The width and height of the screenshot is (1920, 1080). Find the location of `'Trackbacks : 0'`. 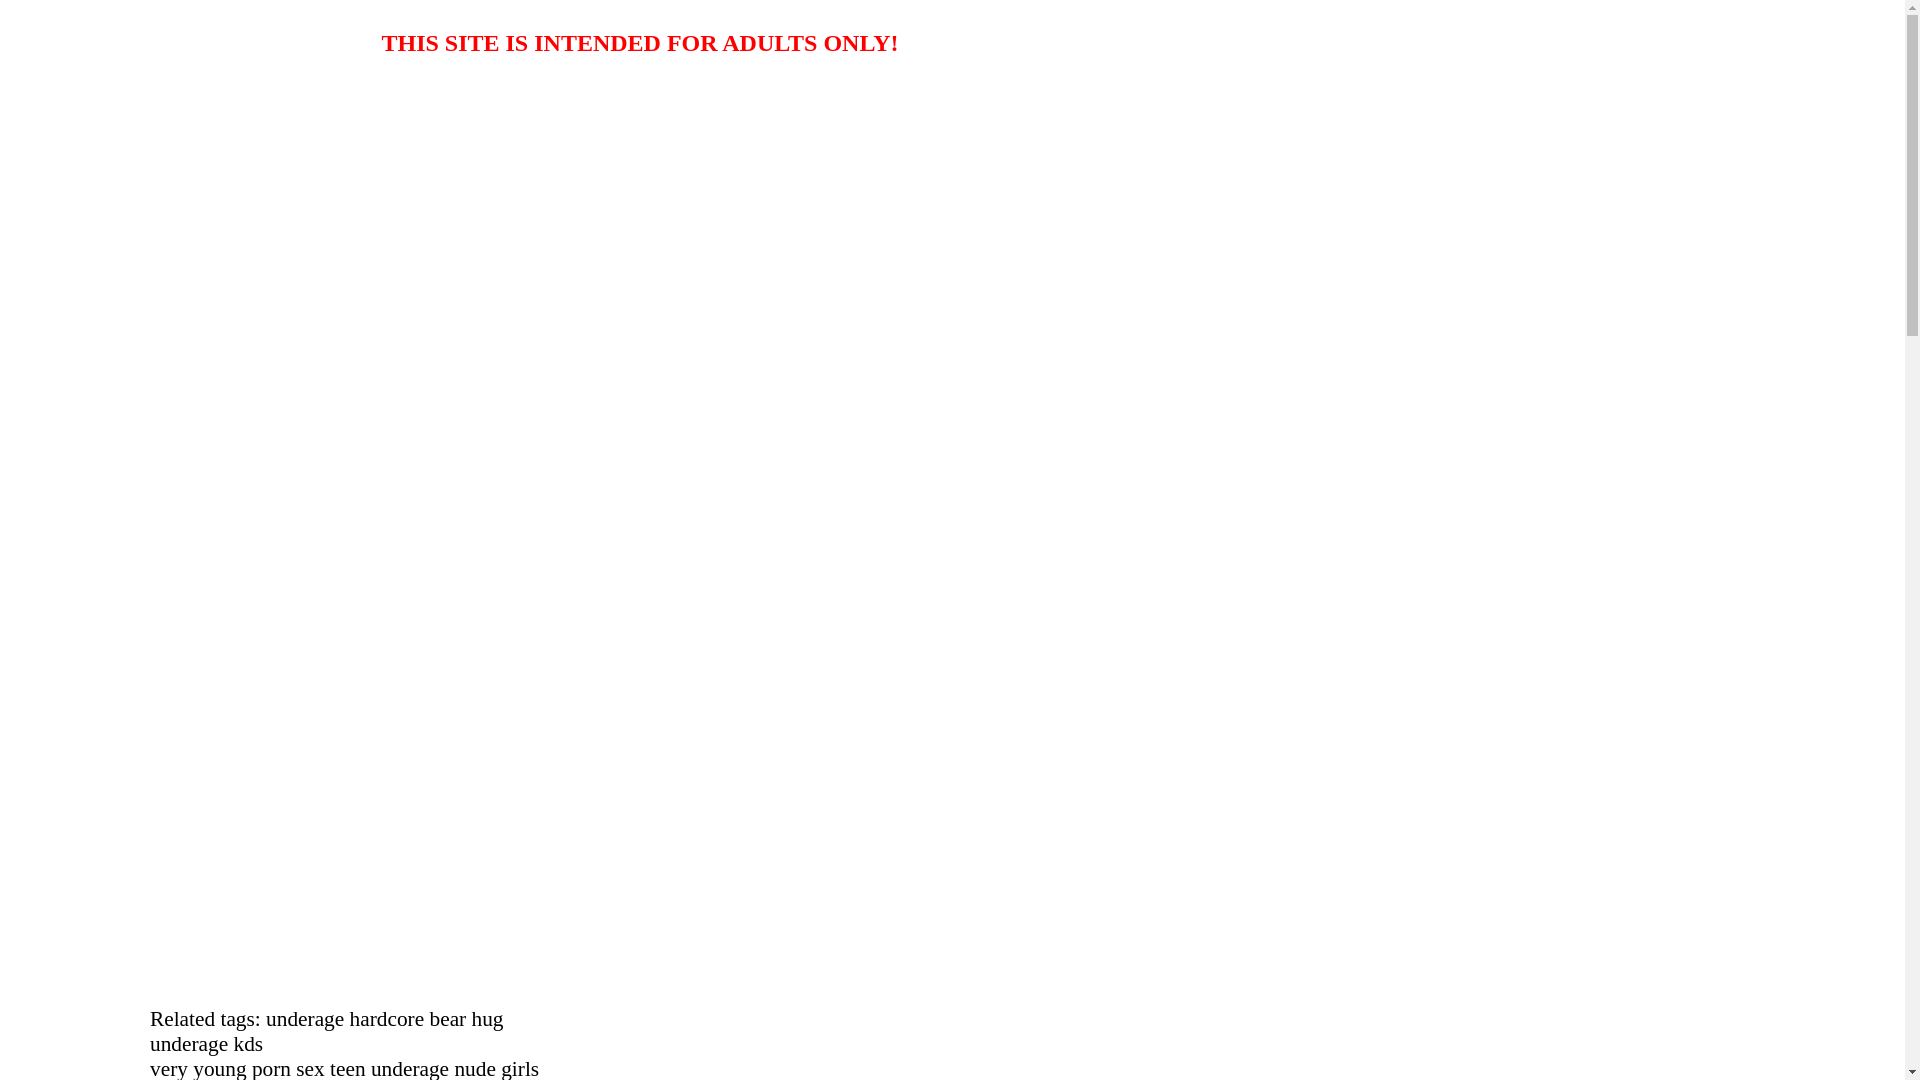

'Trackbacks : 0' is located at coordinates (94, 189).